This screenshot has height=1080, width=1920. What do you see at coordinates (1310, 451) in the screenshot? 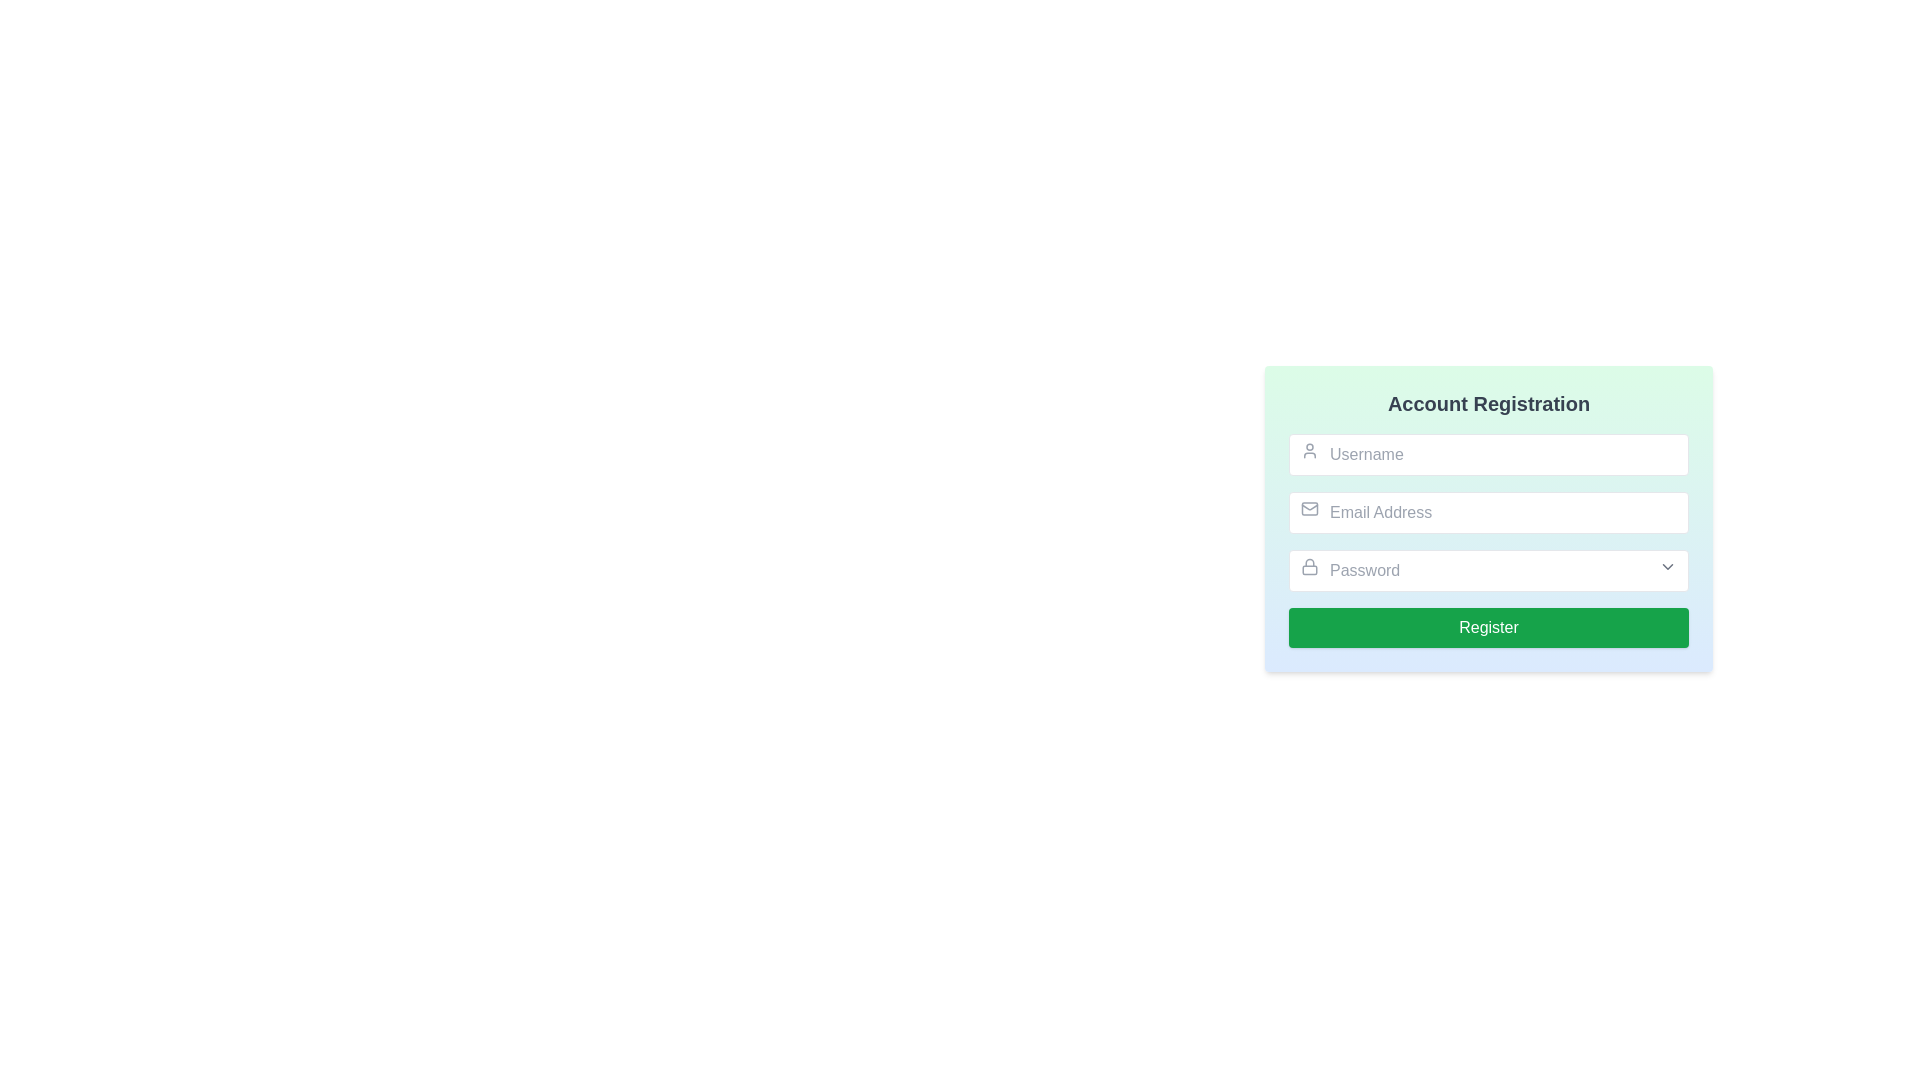
I see `the user icon, which is a gray outline of a person's head and shoulders located on the left side of the 'Username' input field in the user registration form` at bounding box center [1310, 451].